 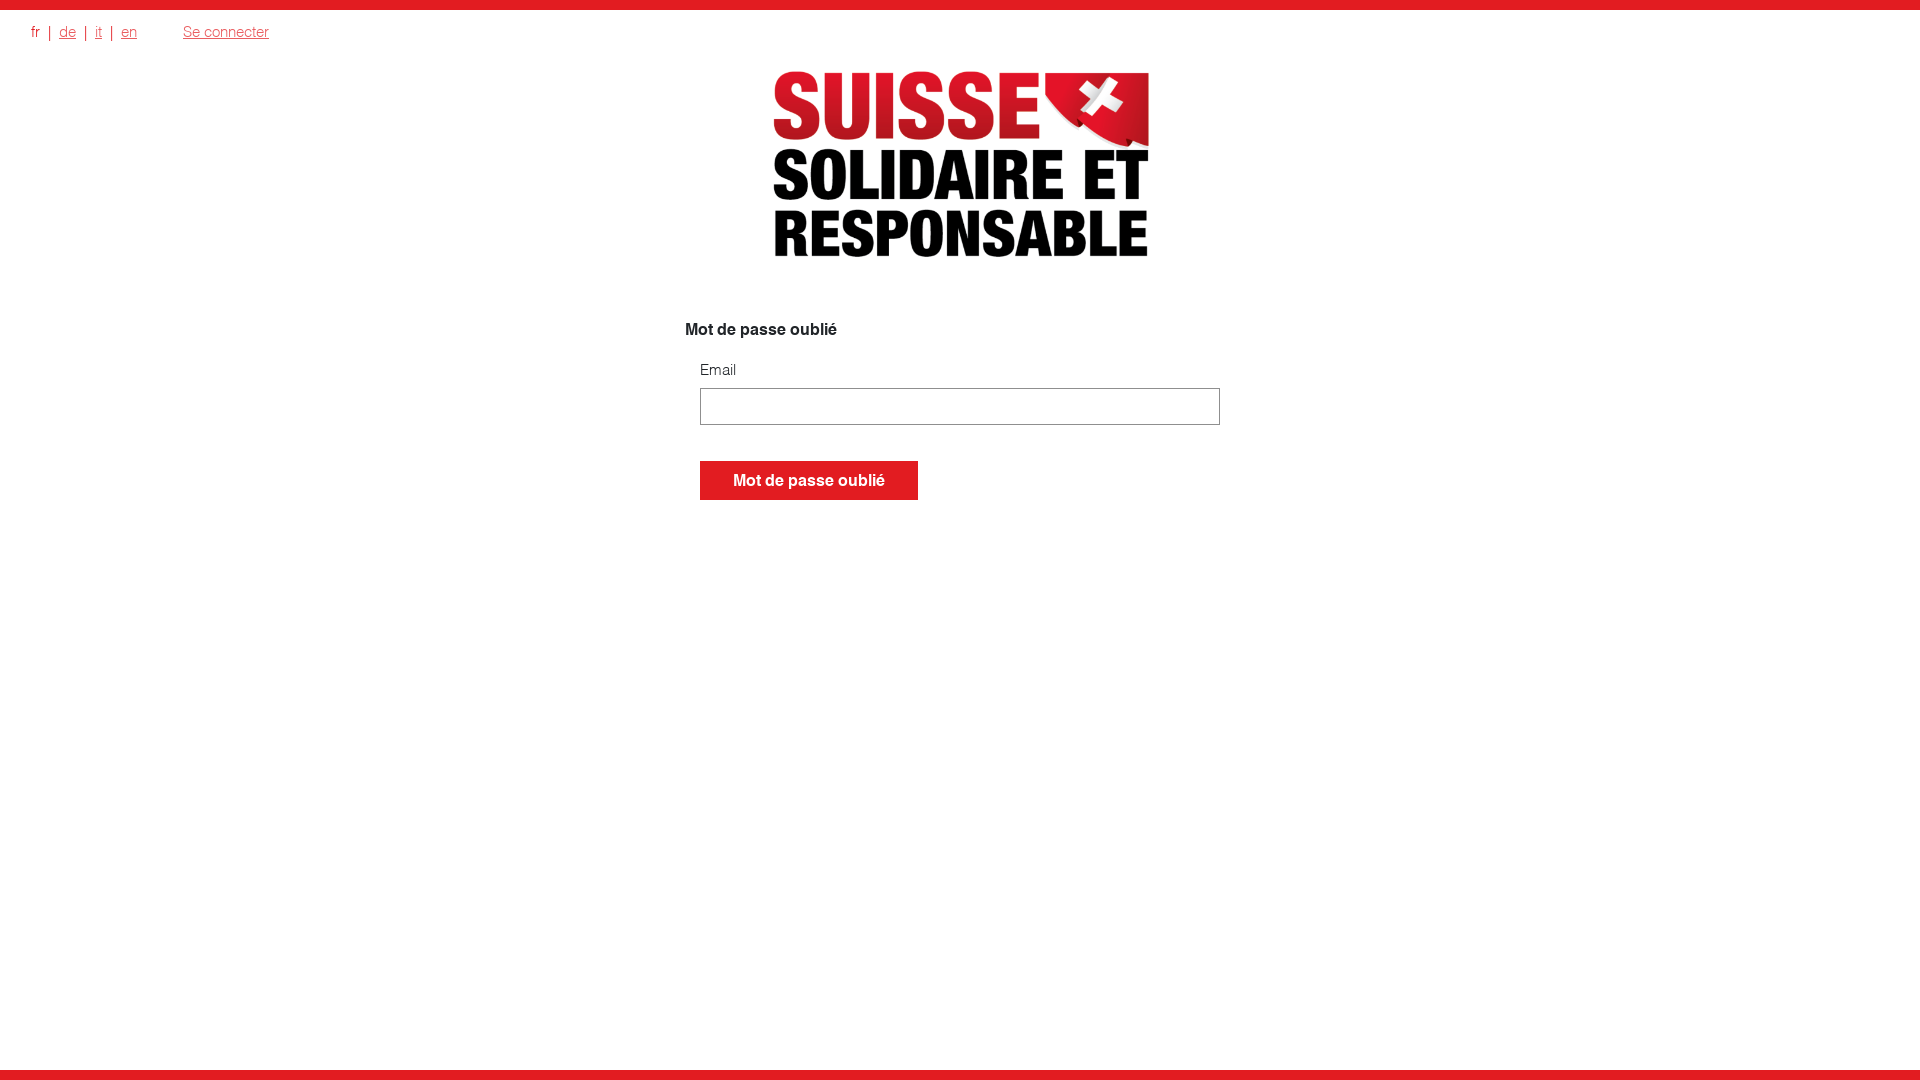 I want to click on 'it', so click(x=97, y=30).